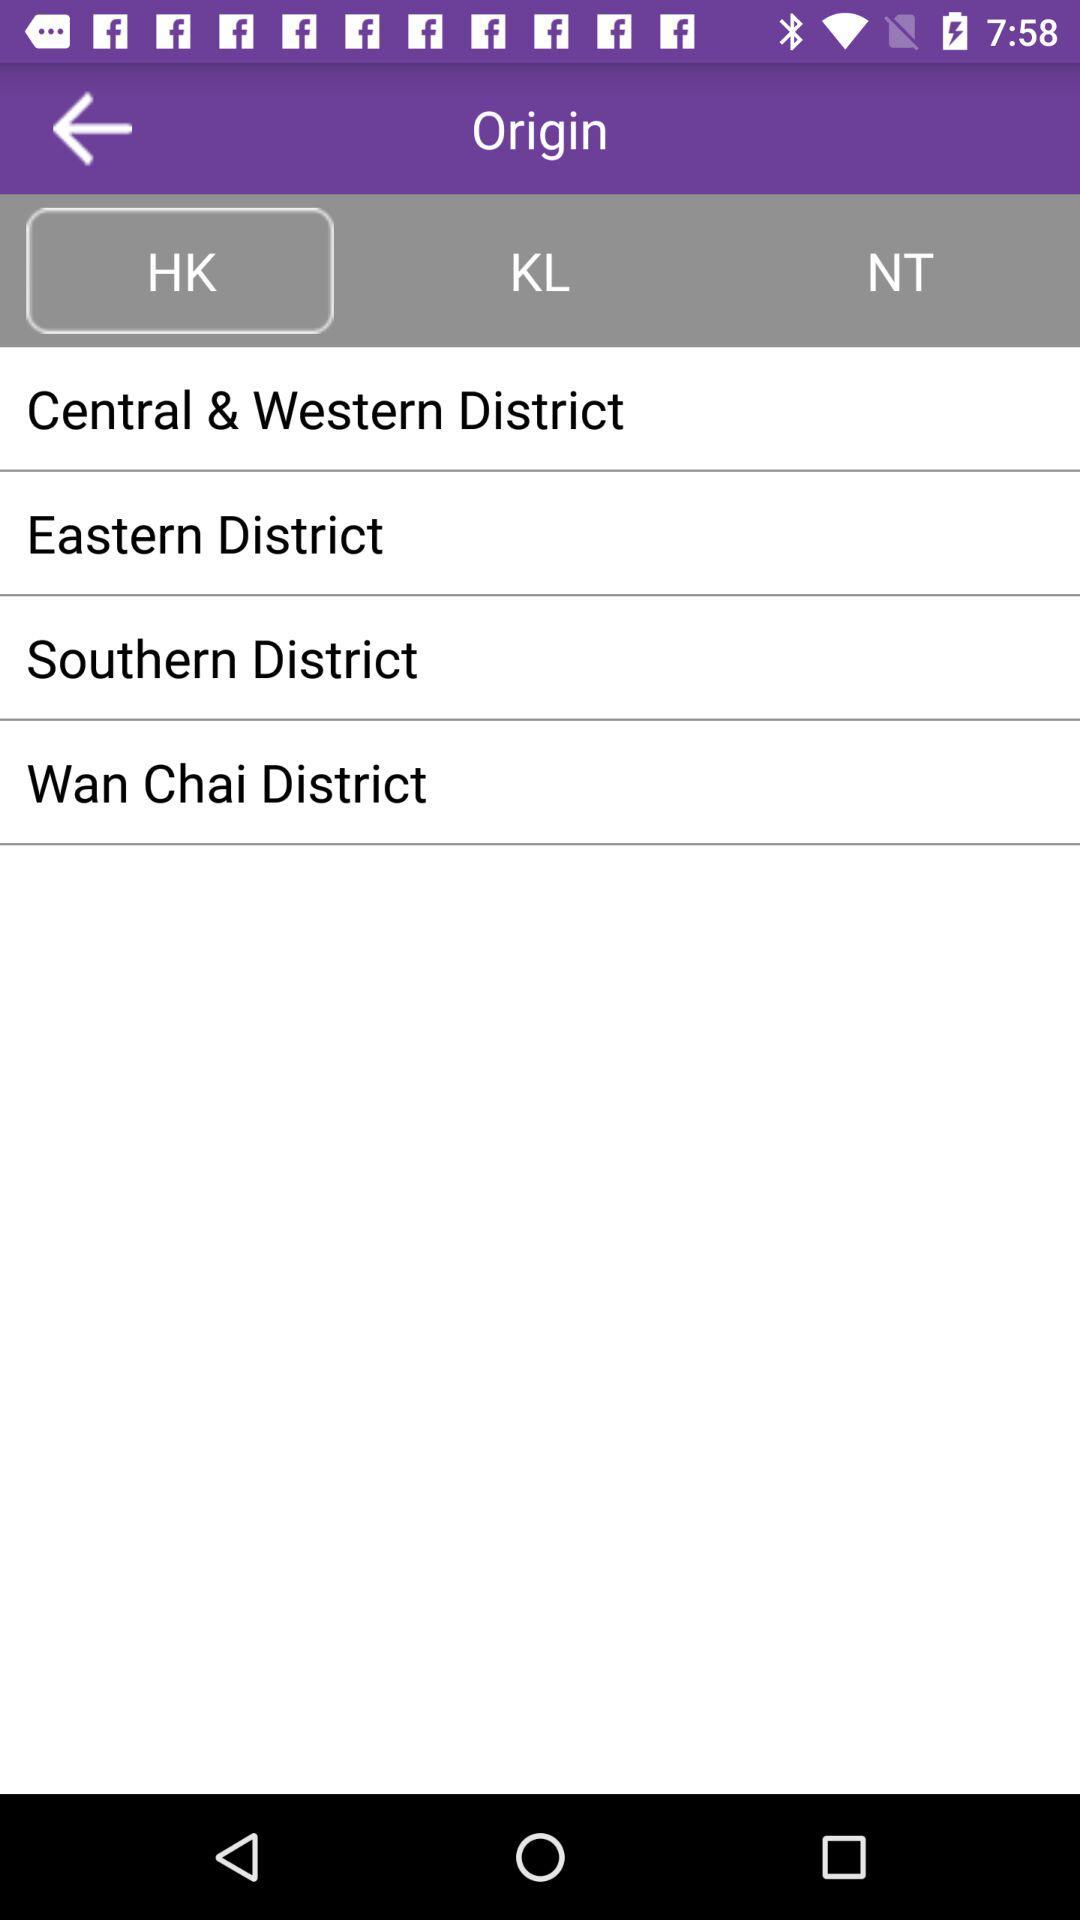  Describe the element at coordinates (180, 269) in the screenshot. I see `hk` at that location.